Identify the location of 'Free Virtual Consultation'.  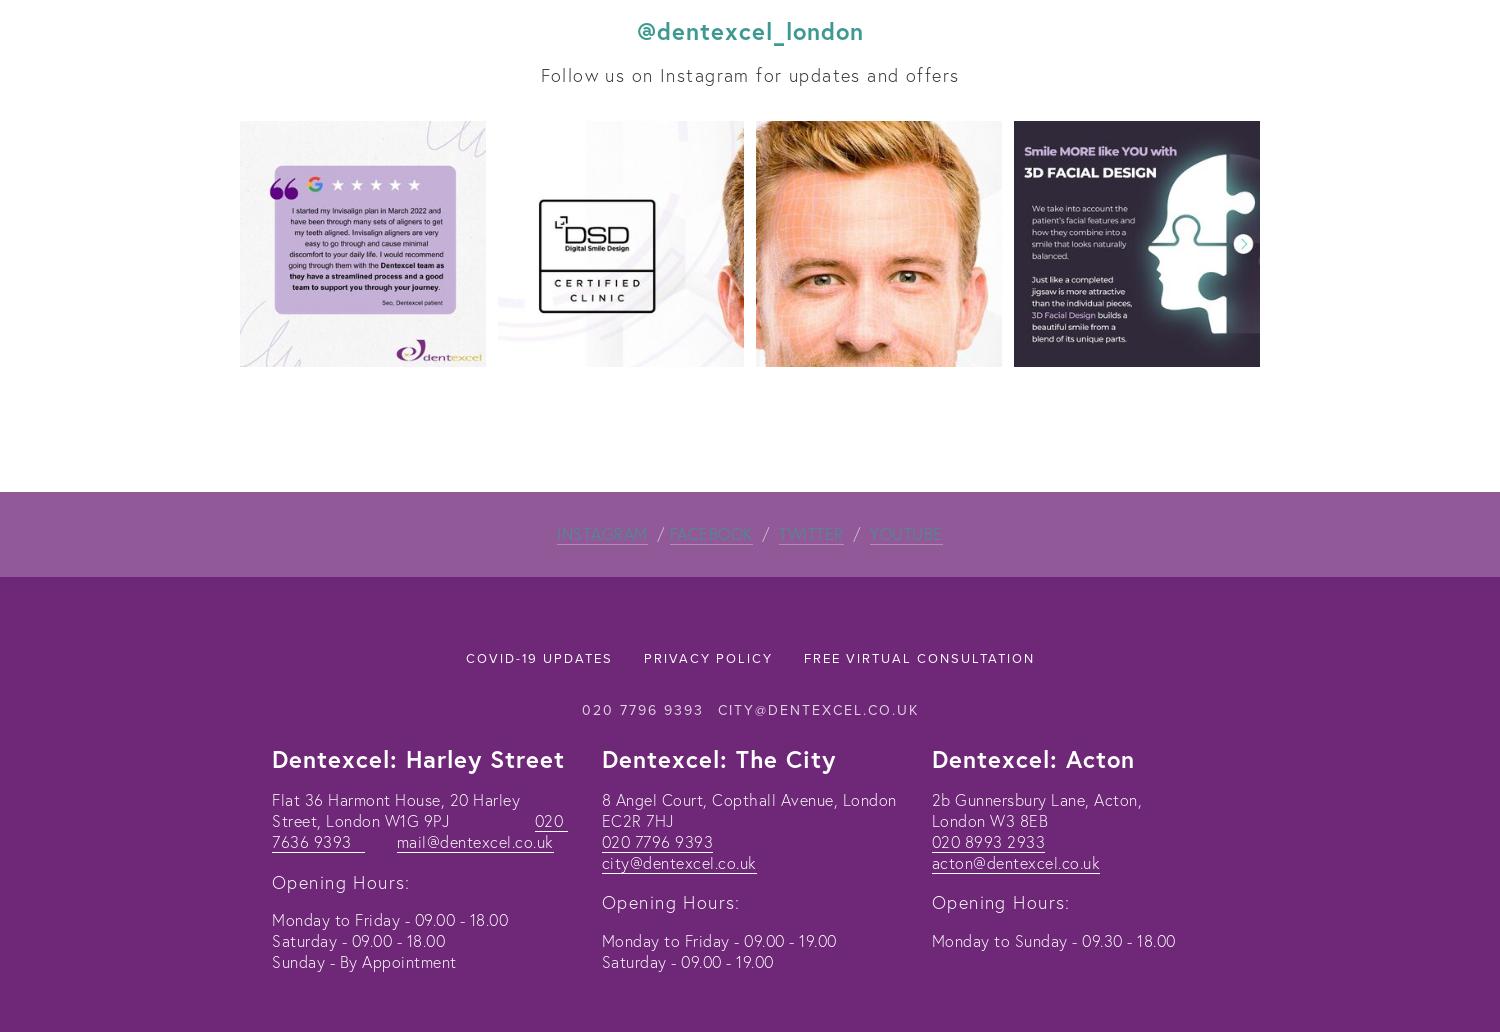
(918, 656).